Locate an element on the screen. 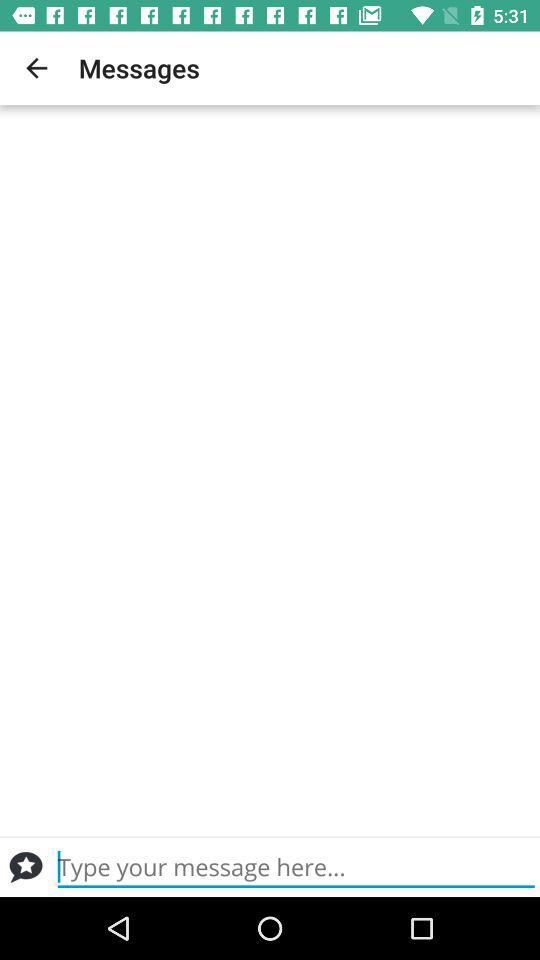 The height and width of the screenshot is (960, 540). icon at the center is located at coordinates (270, 470).